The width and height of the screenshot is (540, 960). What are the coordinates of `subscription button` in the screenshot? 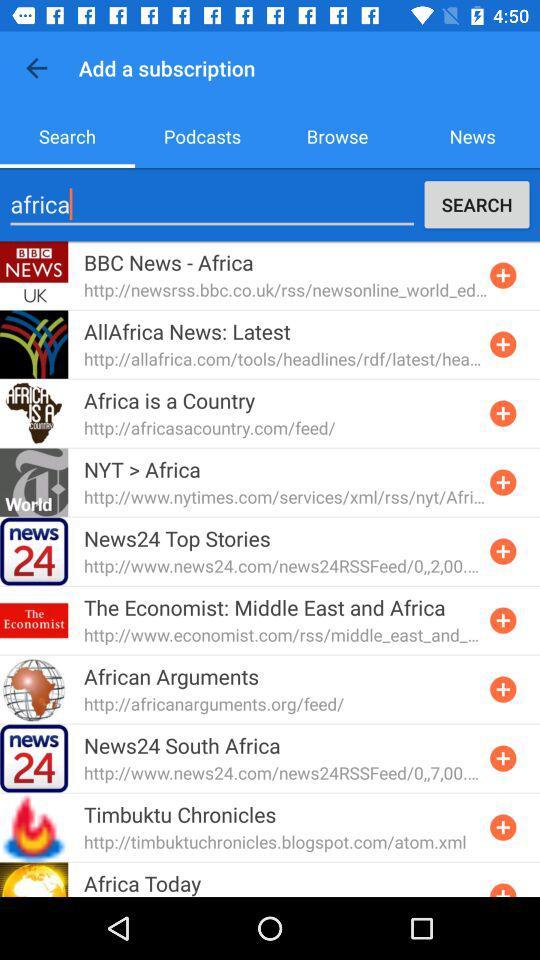 It's located at (502, 689).